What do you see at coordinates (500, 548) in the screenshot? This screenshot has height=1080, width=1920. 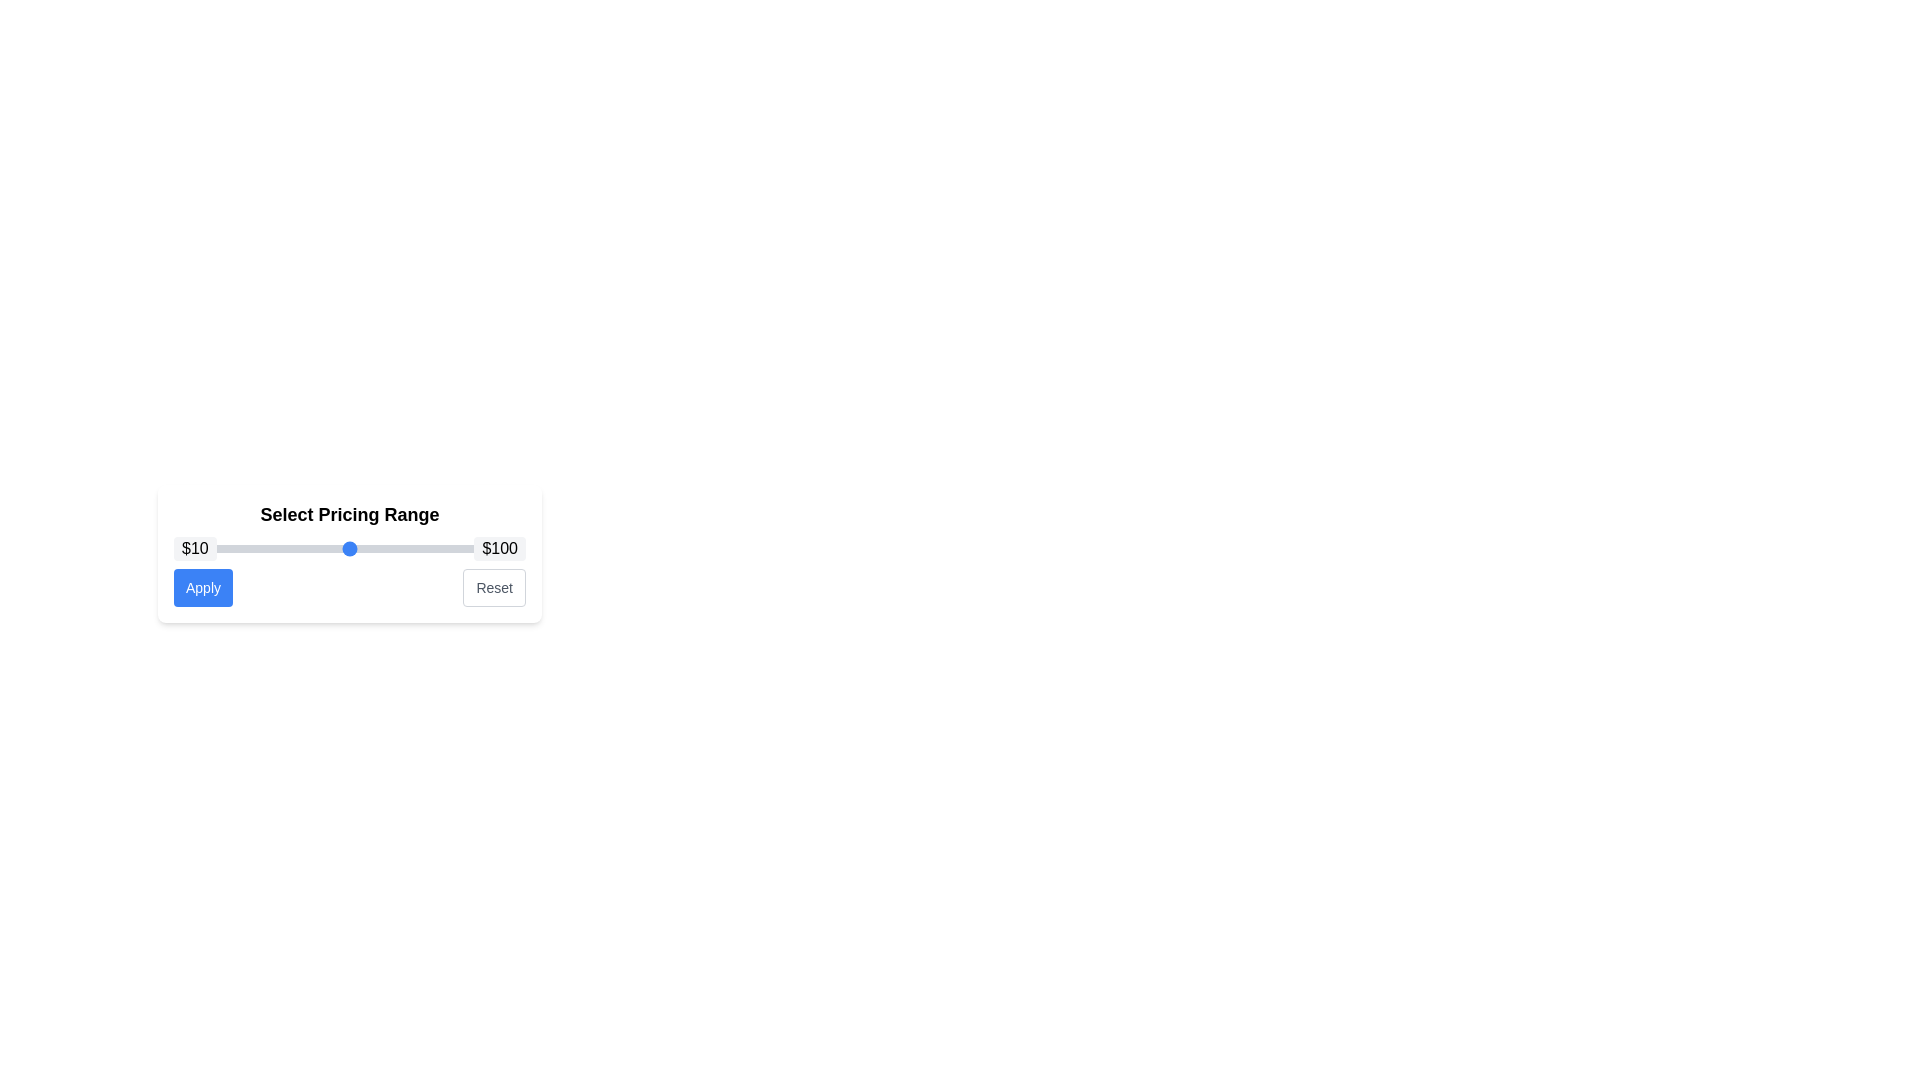 I see `the text label indicating the maximum value in the price selection range, positioned on the far right side next to the $10 badge and above the horizontal slider bar` at bounding box center [500, 548].